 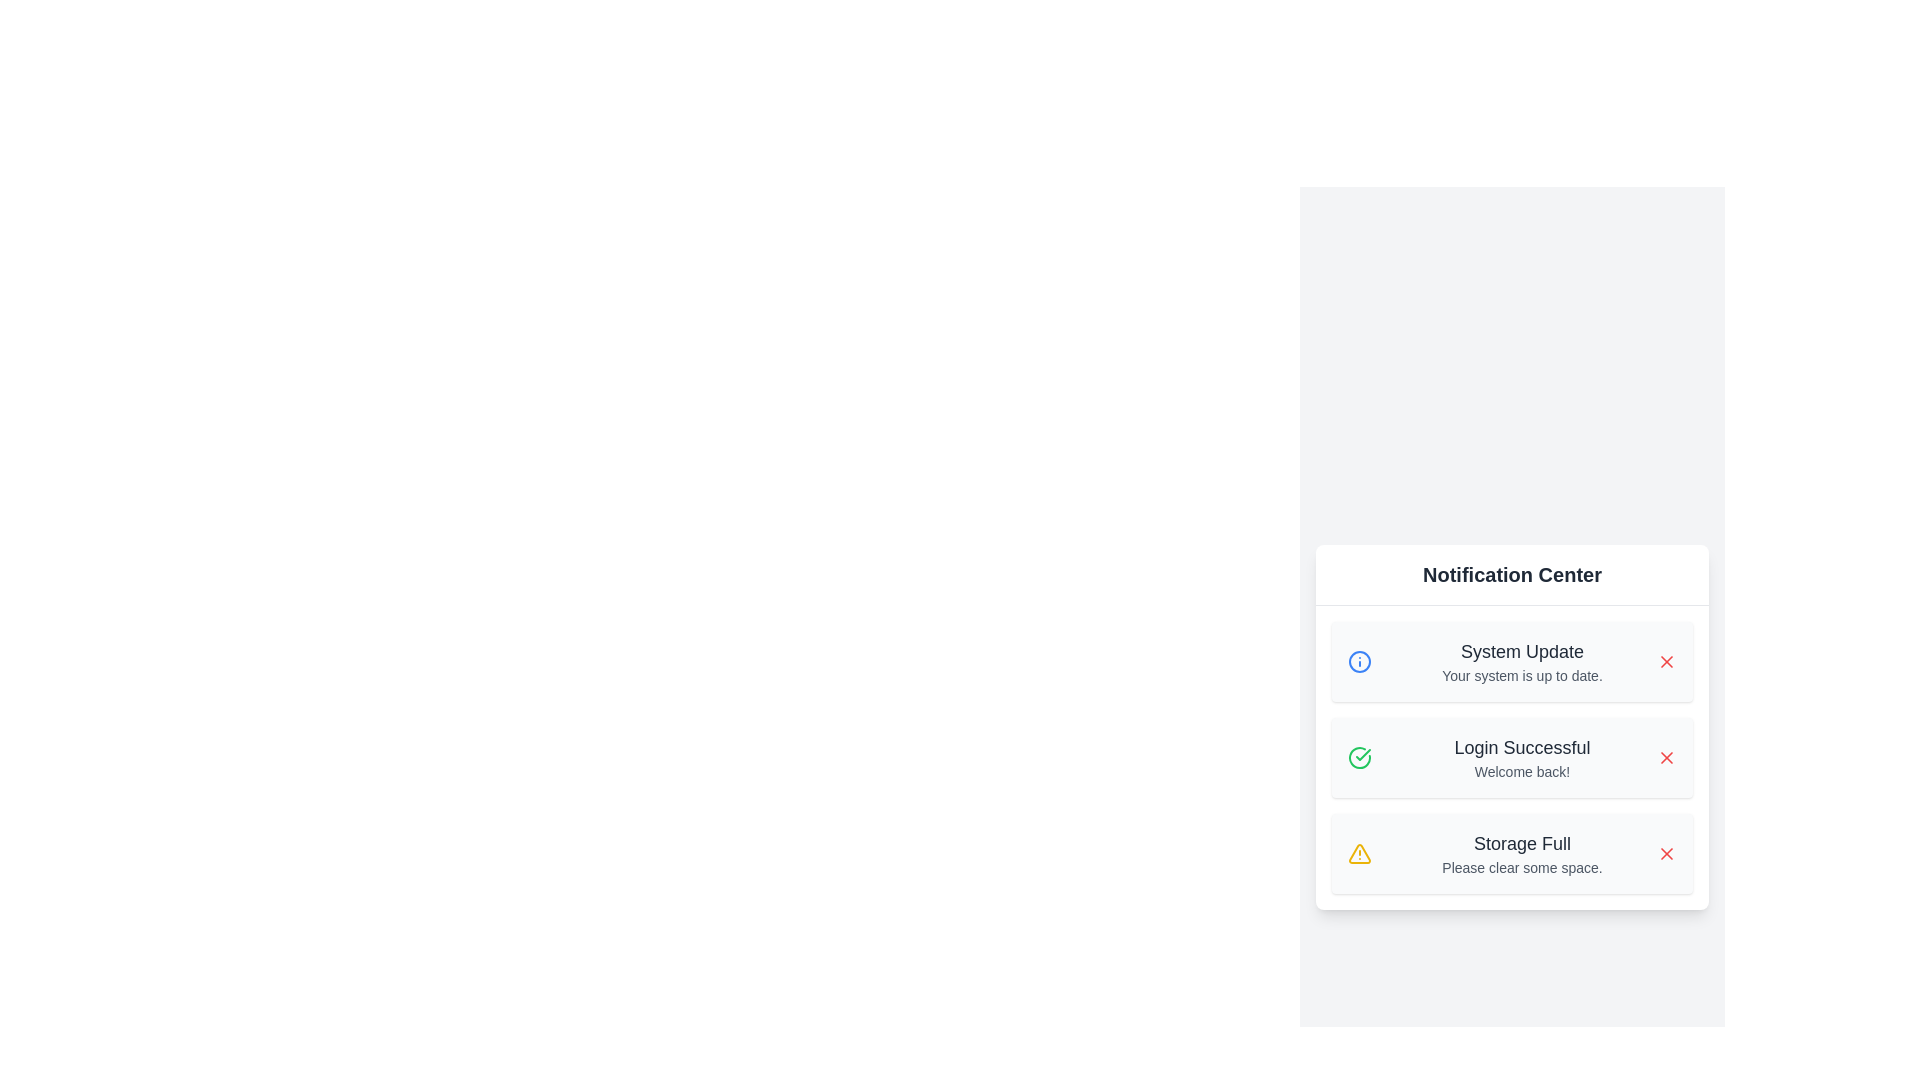 What do you see at coordinates (1666, 853) in the screenshot?
I see `the small cross icon (SVG) at the right end of the 'System Update' notification card` at bounding box center [1666, 853].